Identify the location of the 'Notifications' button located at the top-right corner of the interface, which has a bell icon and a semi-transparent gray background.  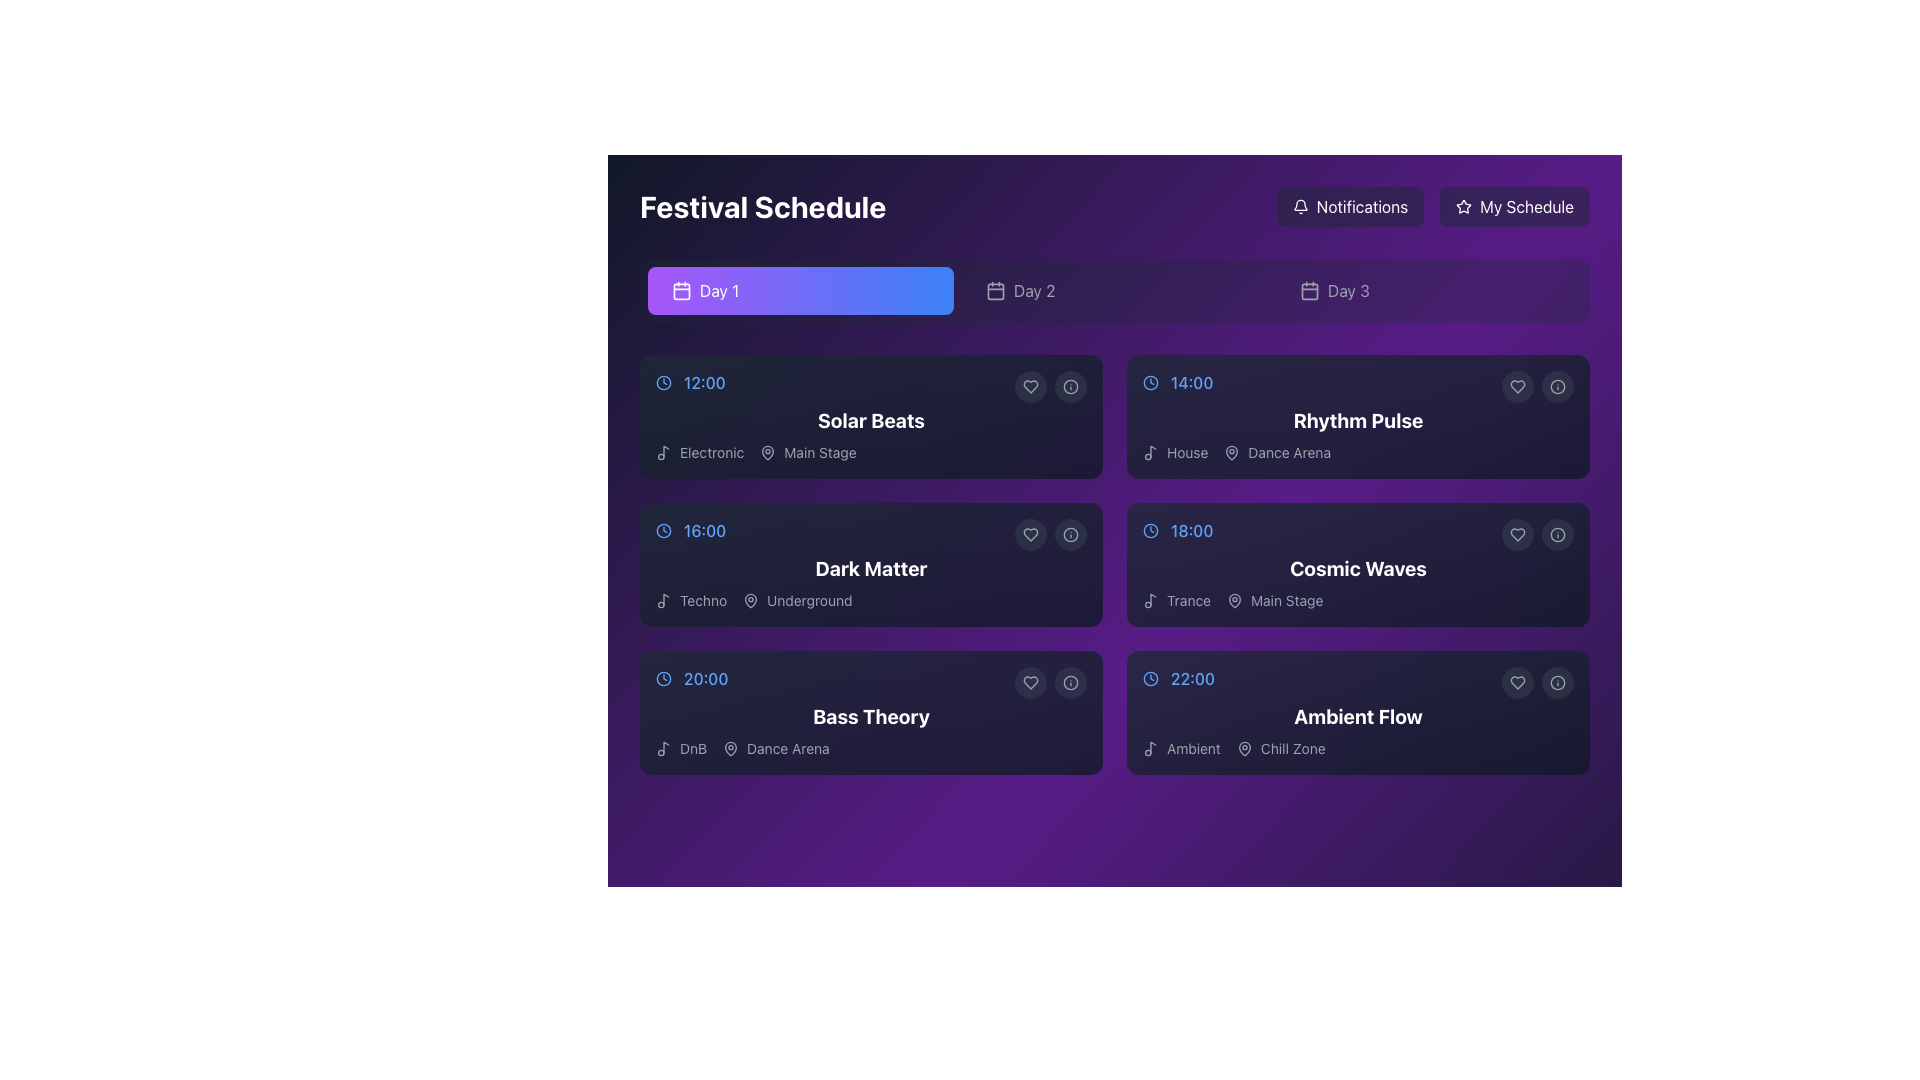
(1350, 207).